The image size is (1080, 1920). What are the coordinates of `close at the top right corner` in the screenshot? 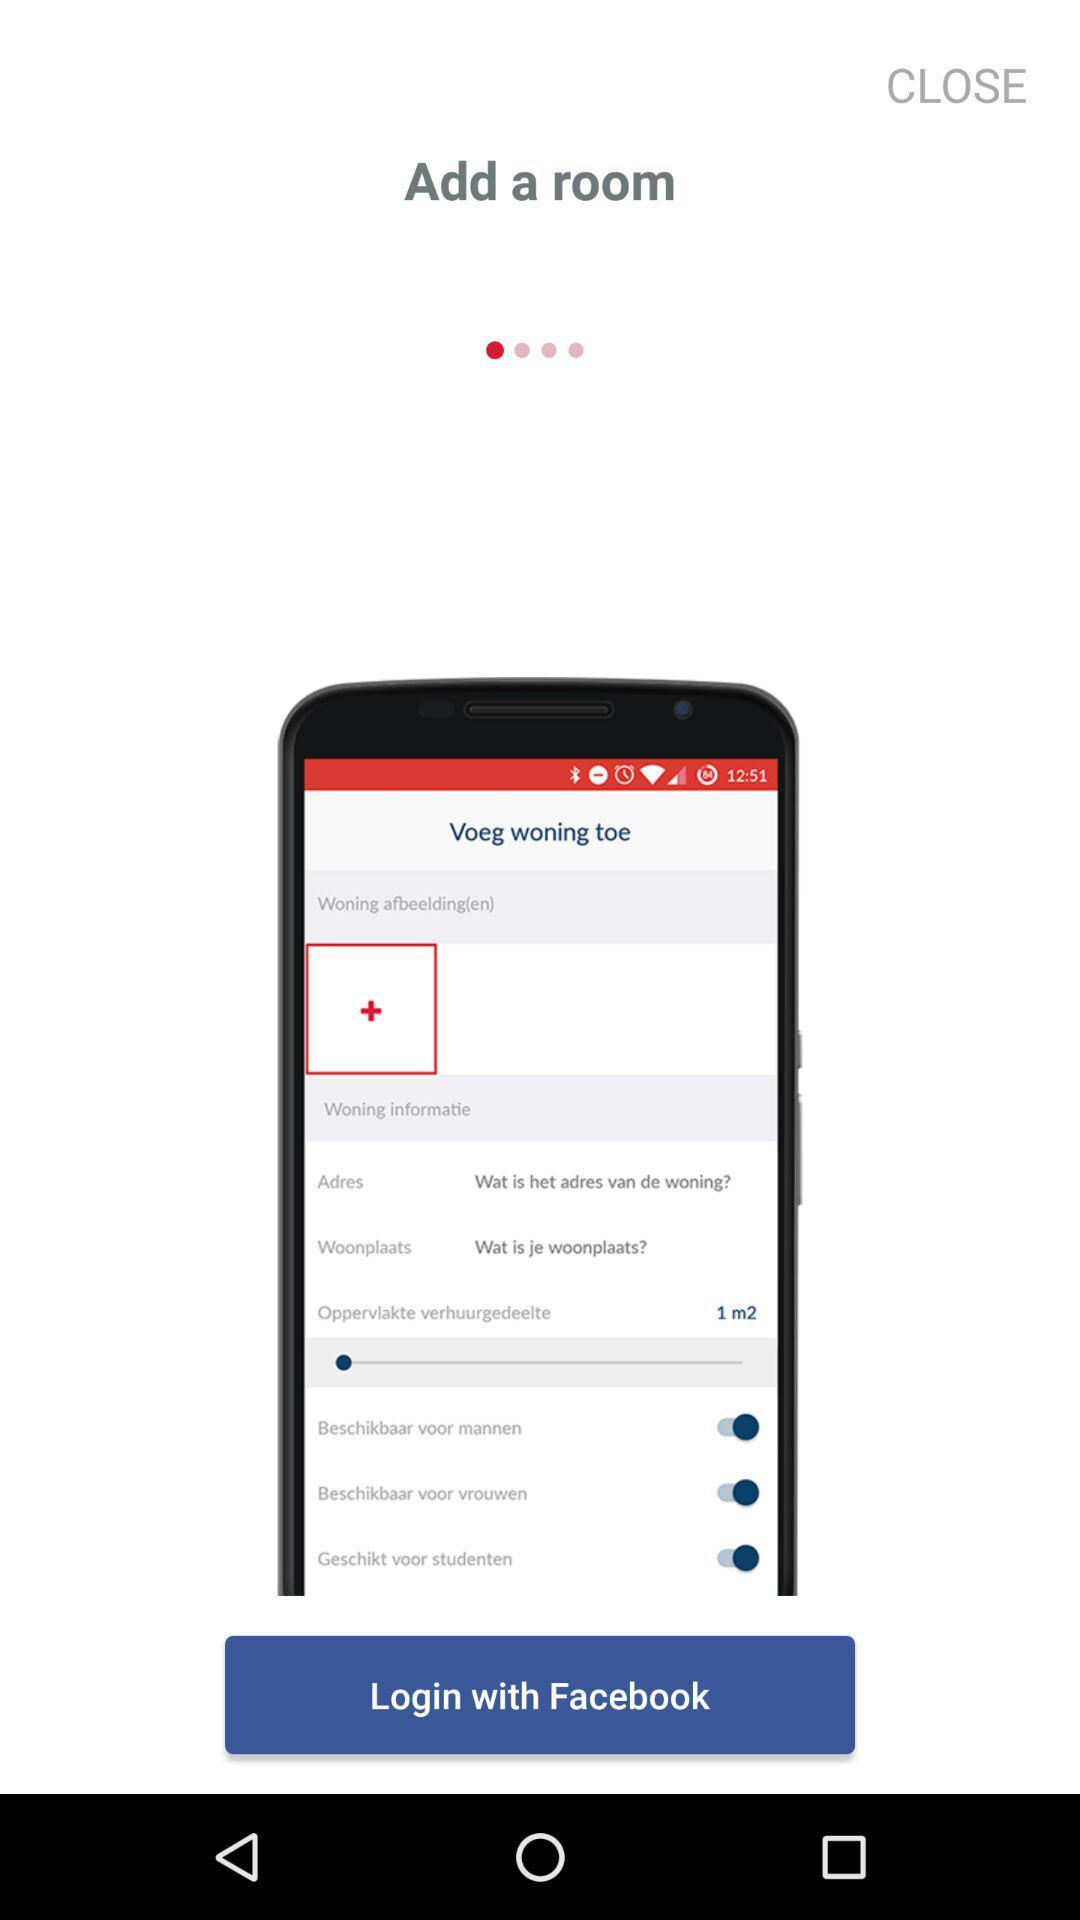 It's located at (947, 83).